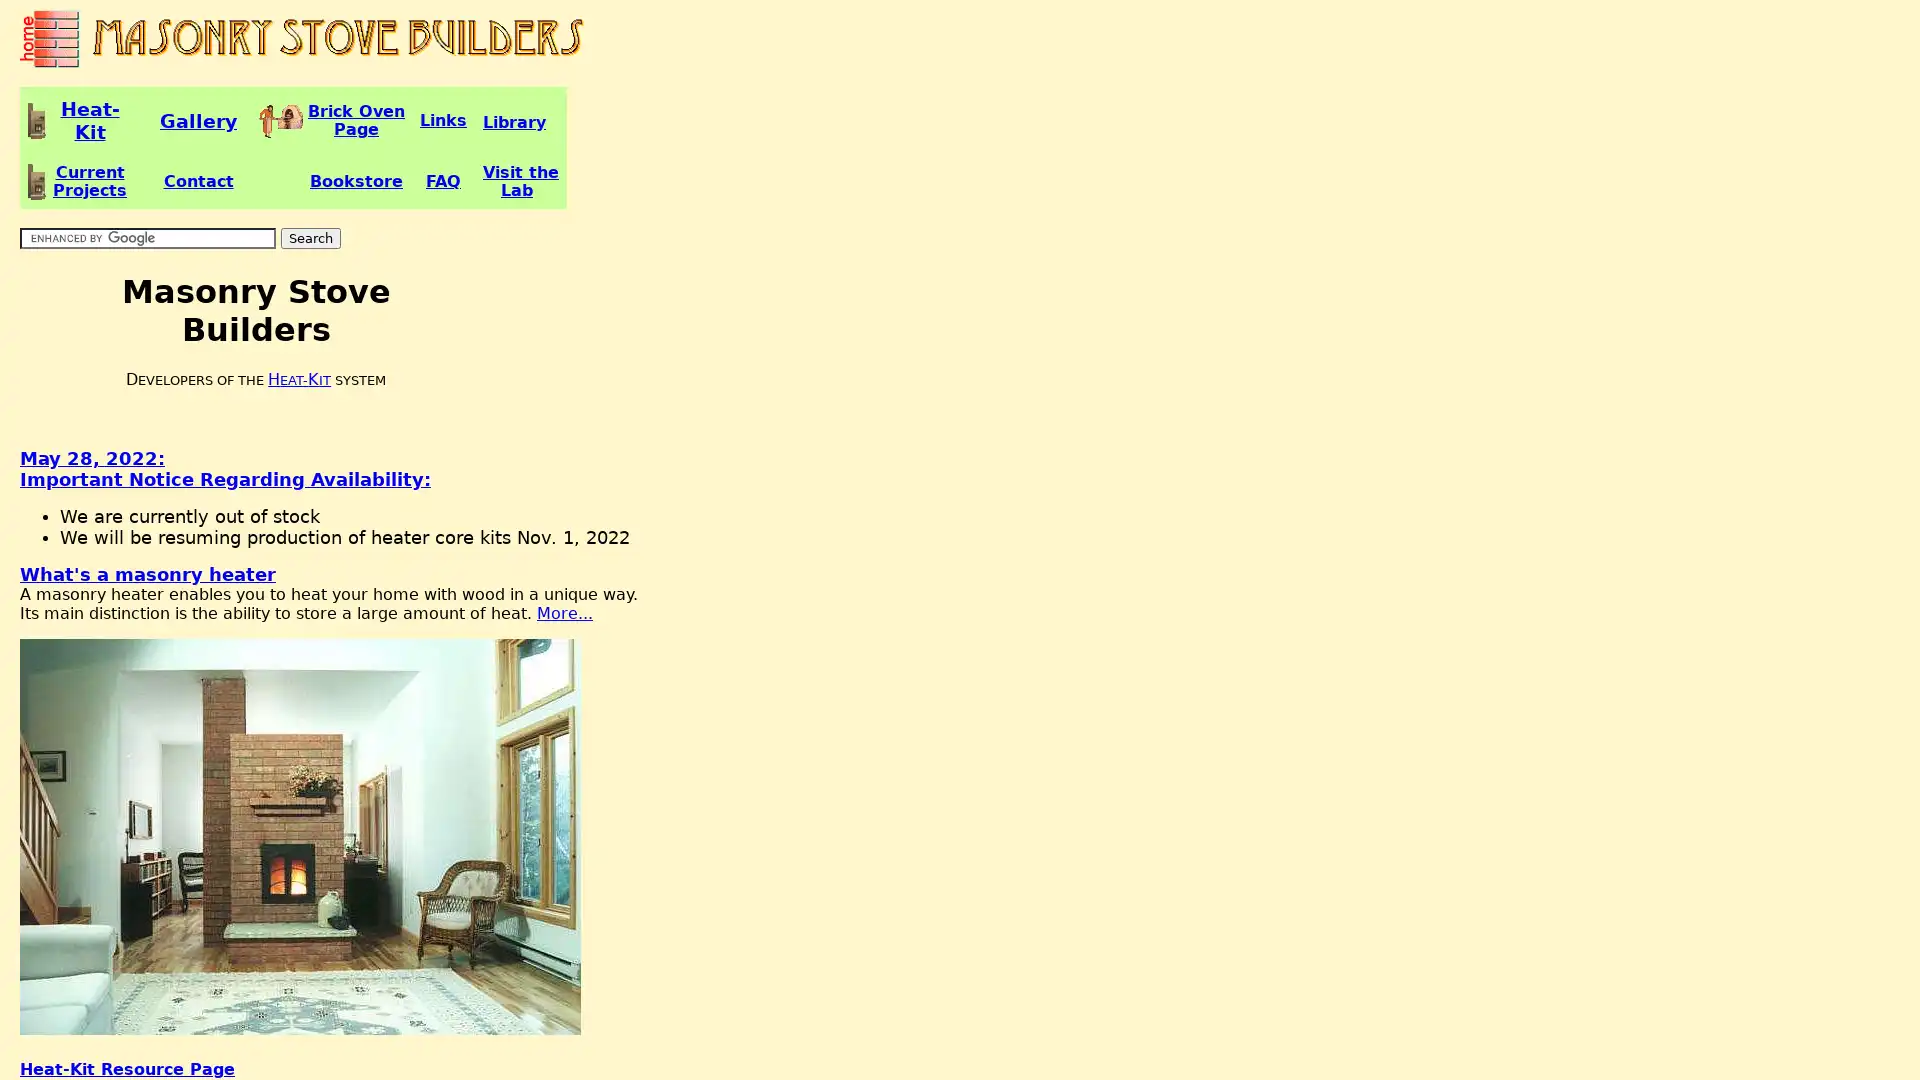 This screenshot has height=1080, width=1920. I want to click on Search, so click(310, 237).